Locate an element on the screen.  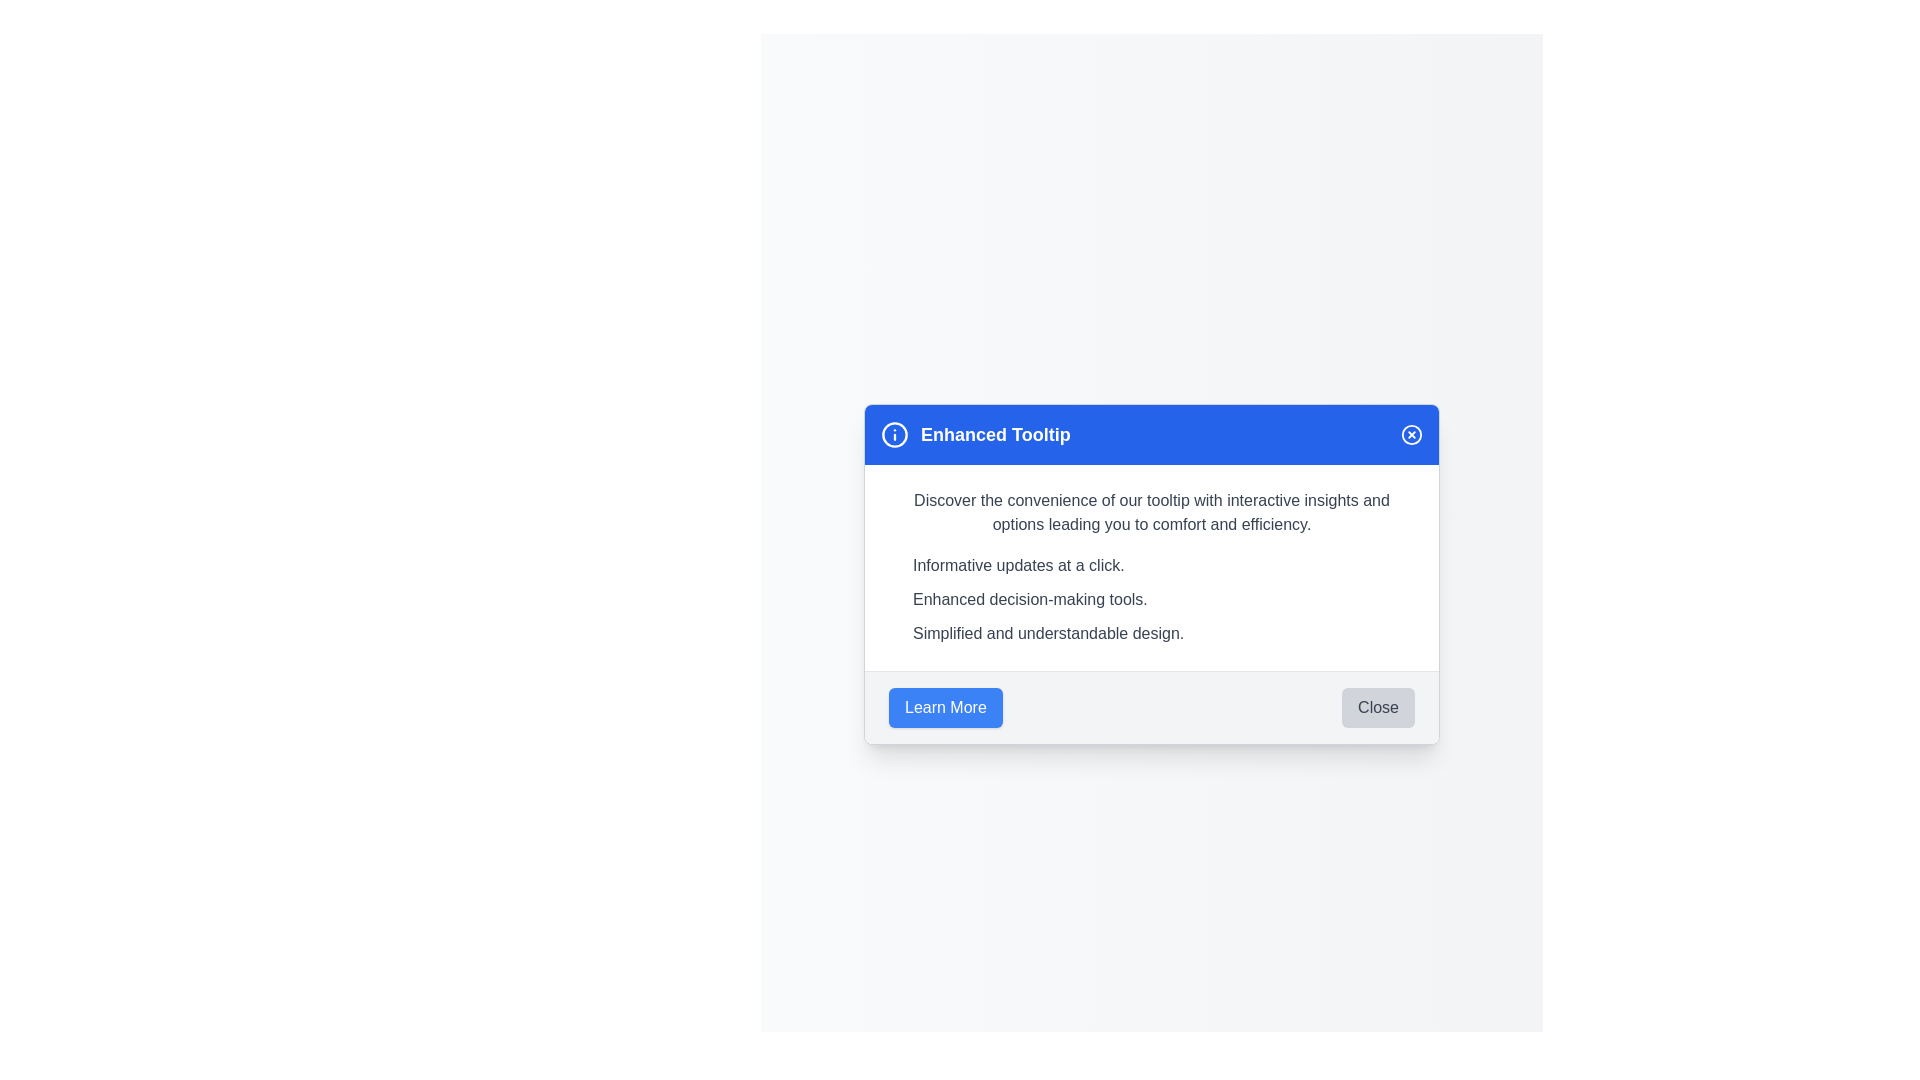
the informational icon located at the top-left corner of the tooltip card, preceding the text title 'Enhanced Tooltip' is located at coordinates (893, 433).